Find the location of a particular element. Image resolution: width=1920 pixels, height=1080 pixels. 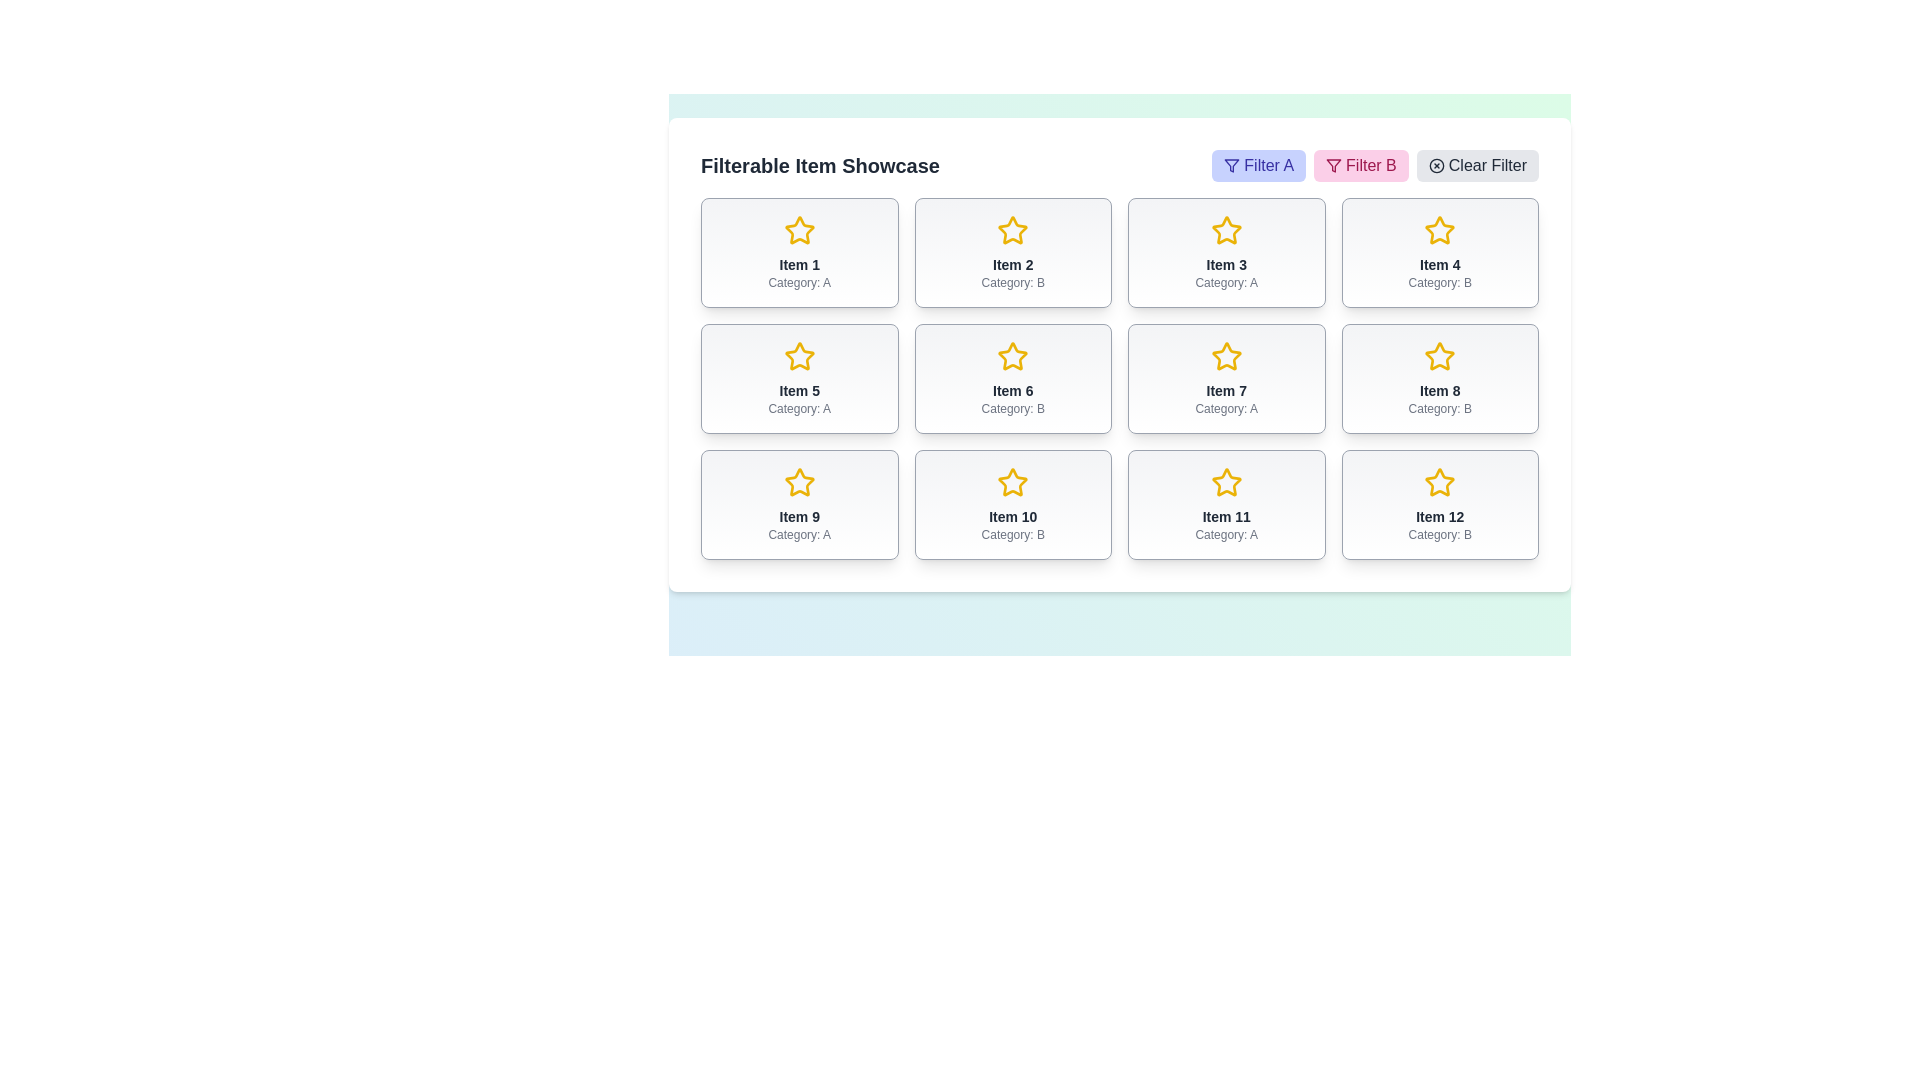

the filter toggle button for category 'B' is located at coordinates (1360, 164).